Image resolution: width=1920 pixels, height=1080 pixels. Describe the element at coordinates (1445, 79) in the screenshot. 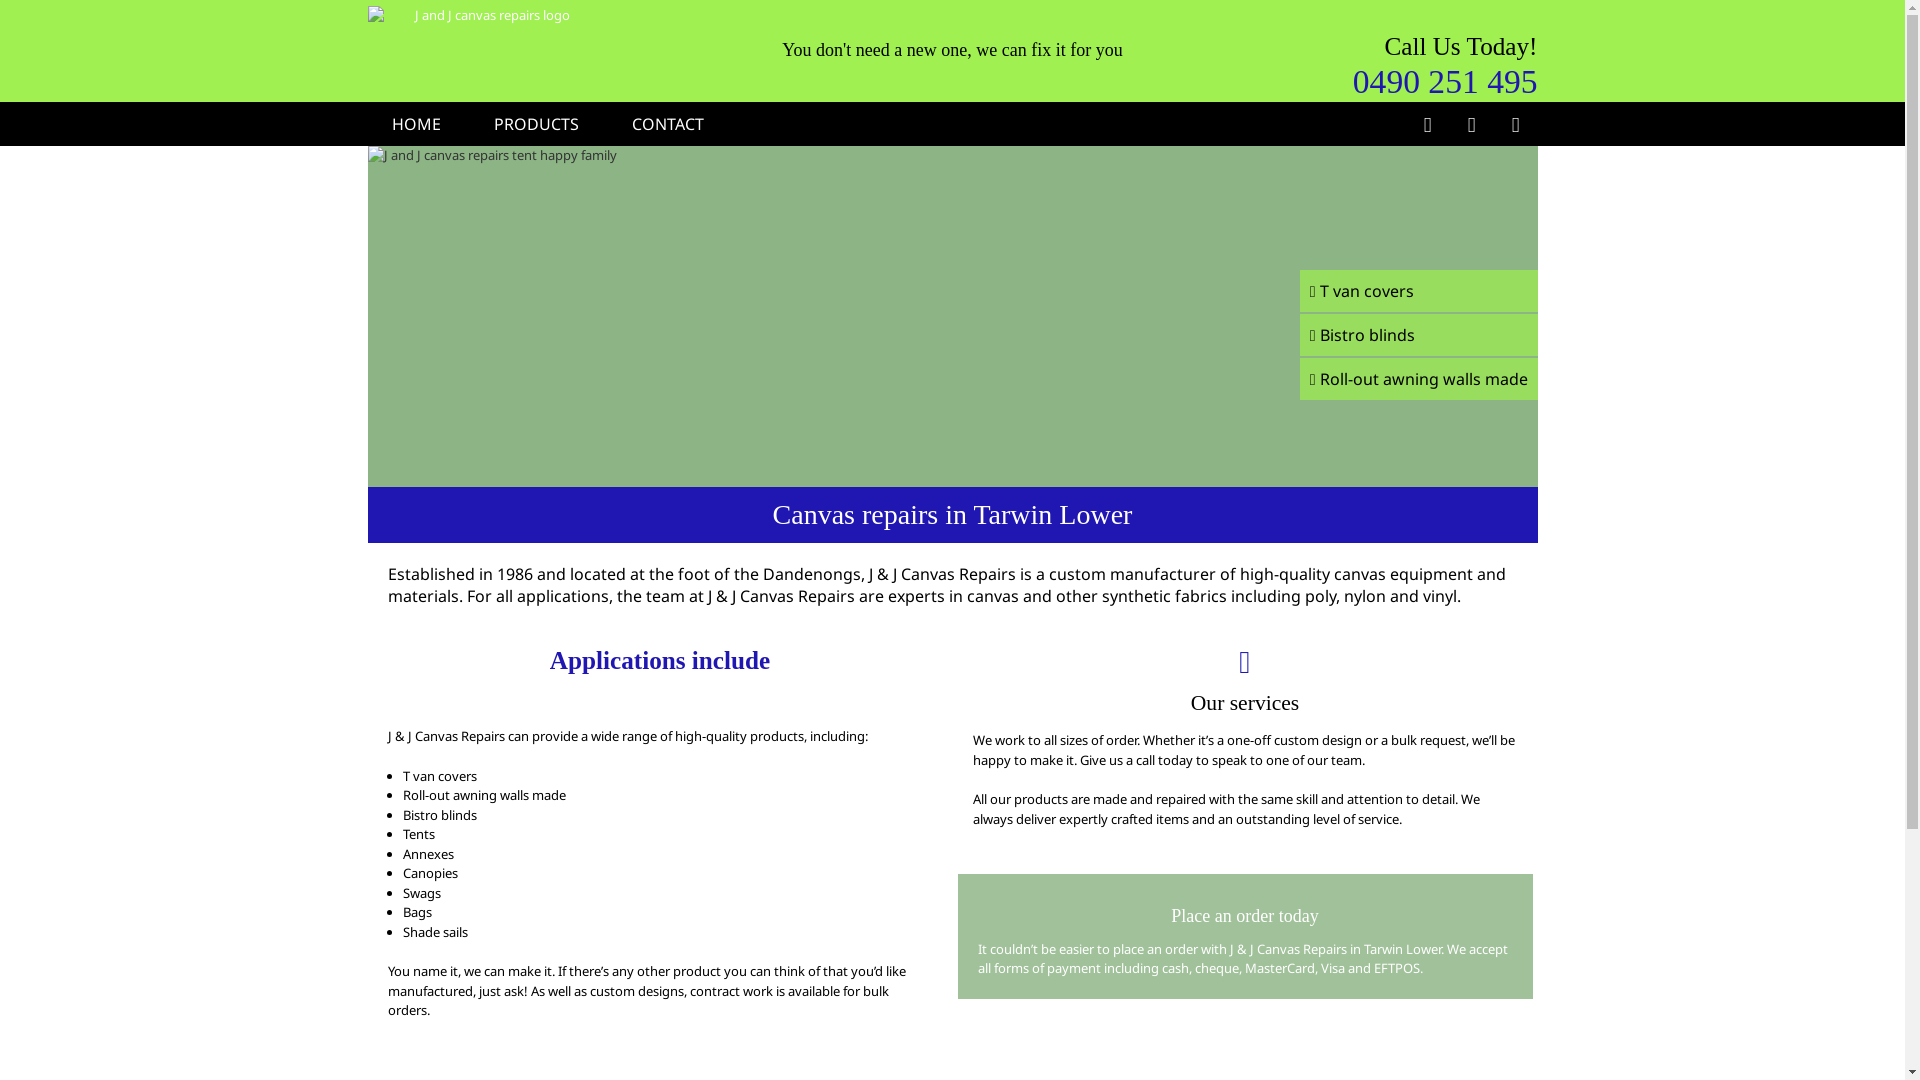

I see `'0490 251 495'` at that location.